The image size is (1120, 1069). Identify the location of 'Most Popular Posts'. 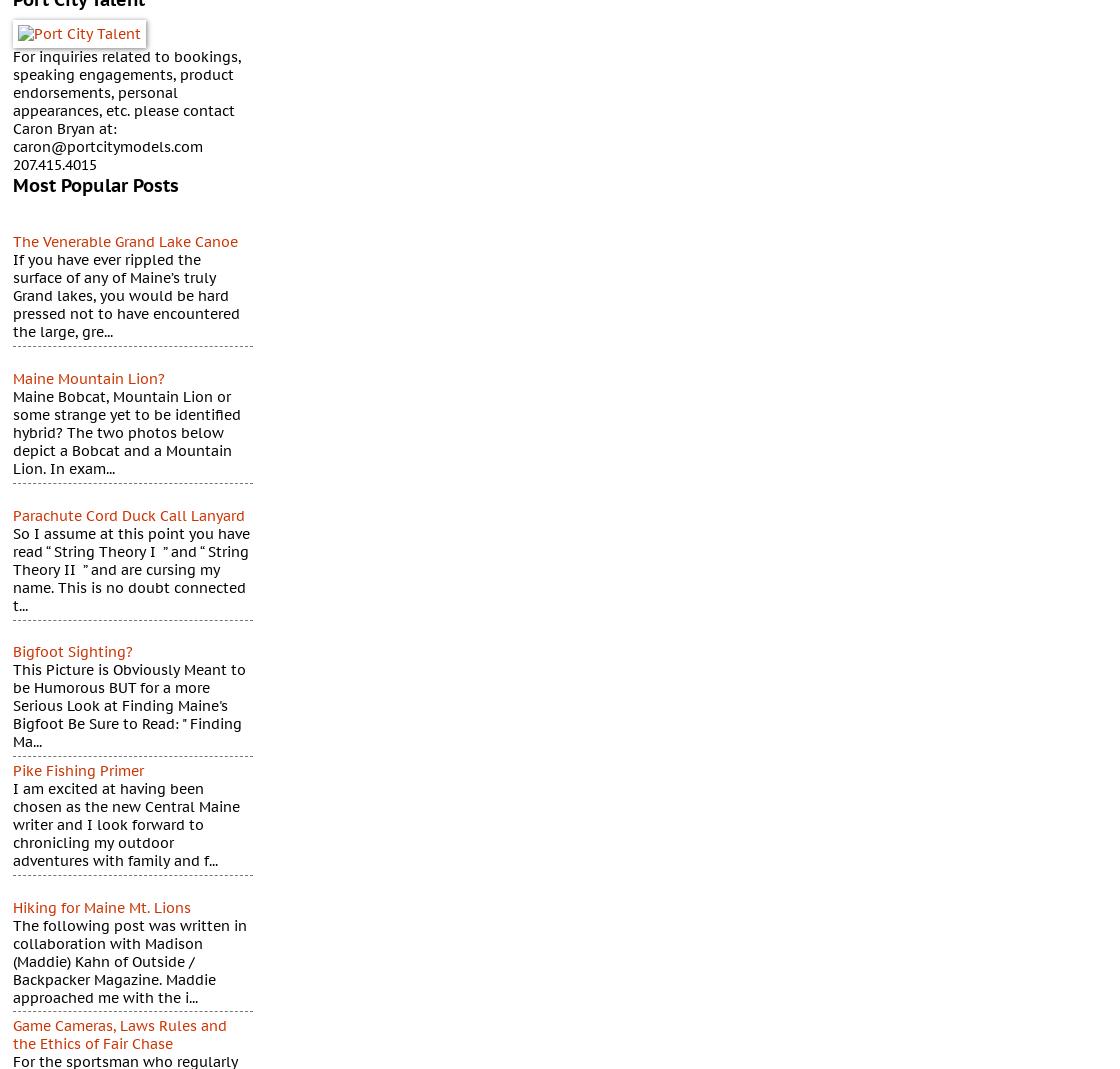
(95, 184).